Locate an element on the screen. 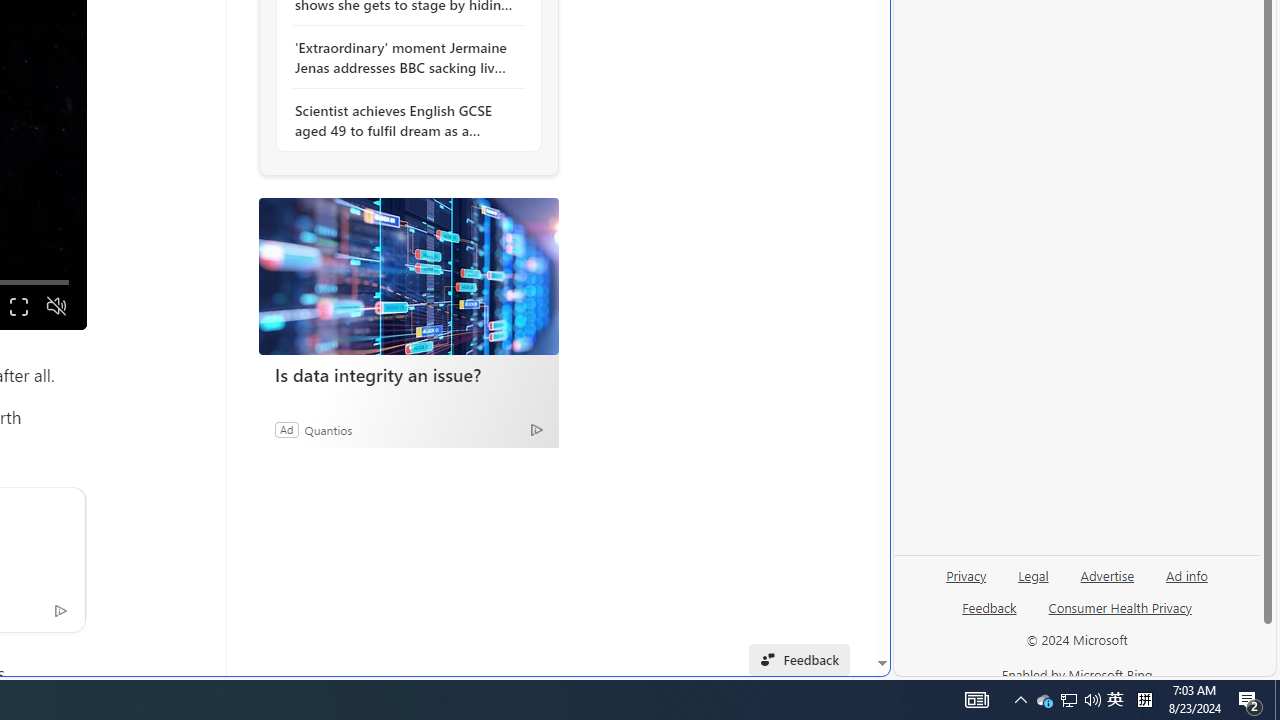 This screenshot has height=720, width=1280. 'Ad info' is located at coordinates (1186, 583).